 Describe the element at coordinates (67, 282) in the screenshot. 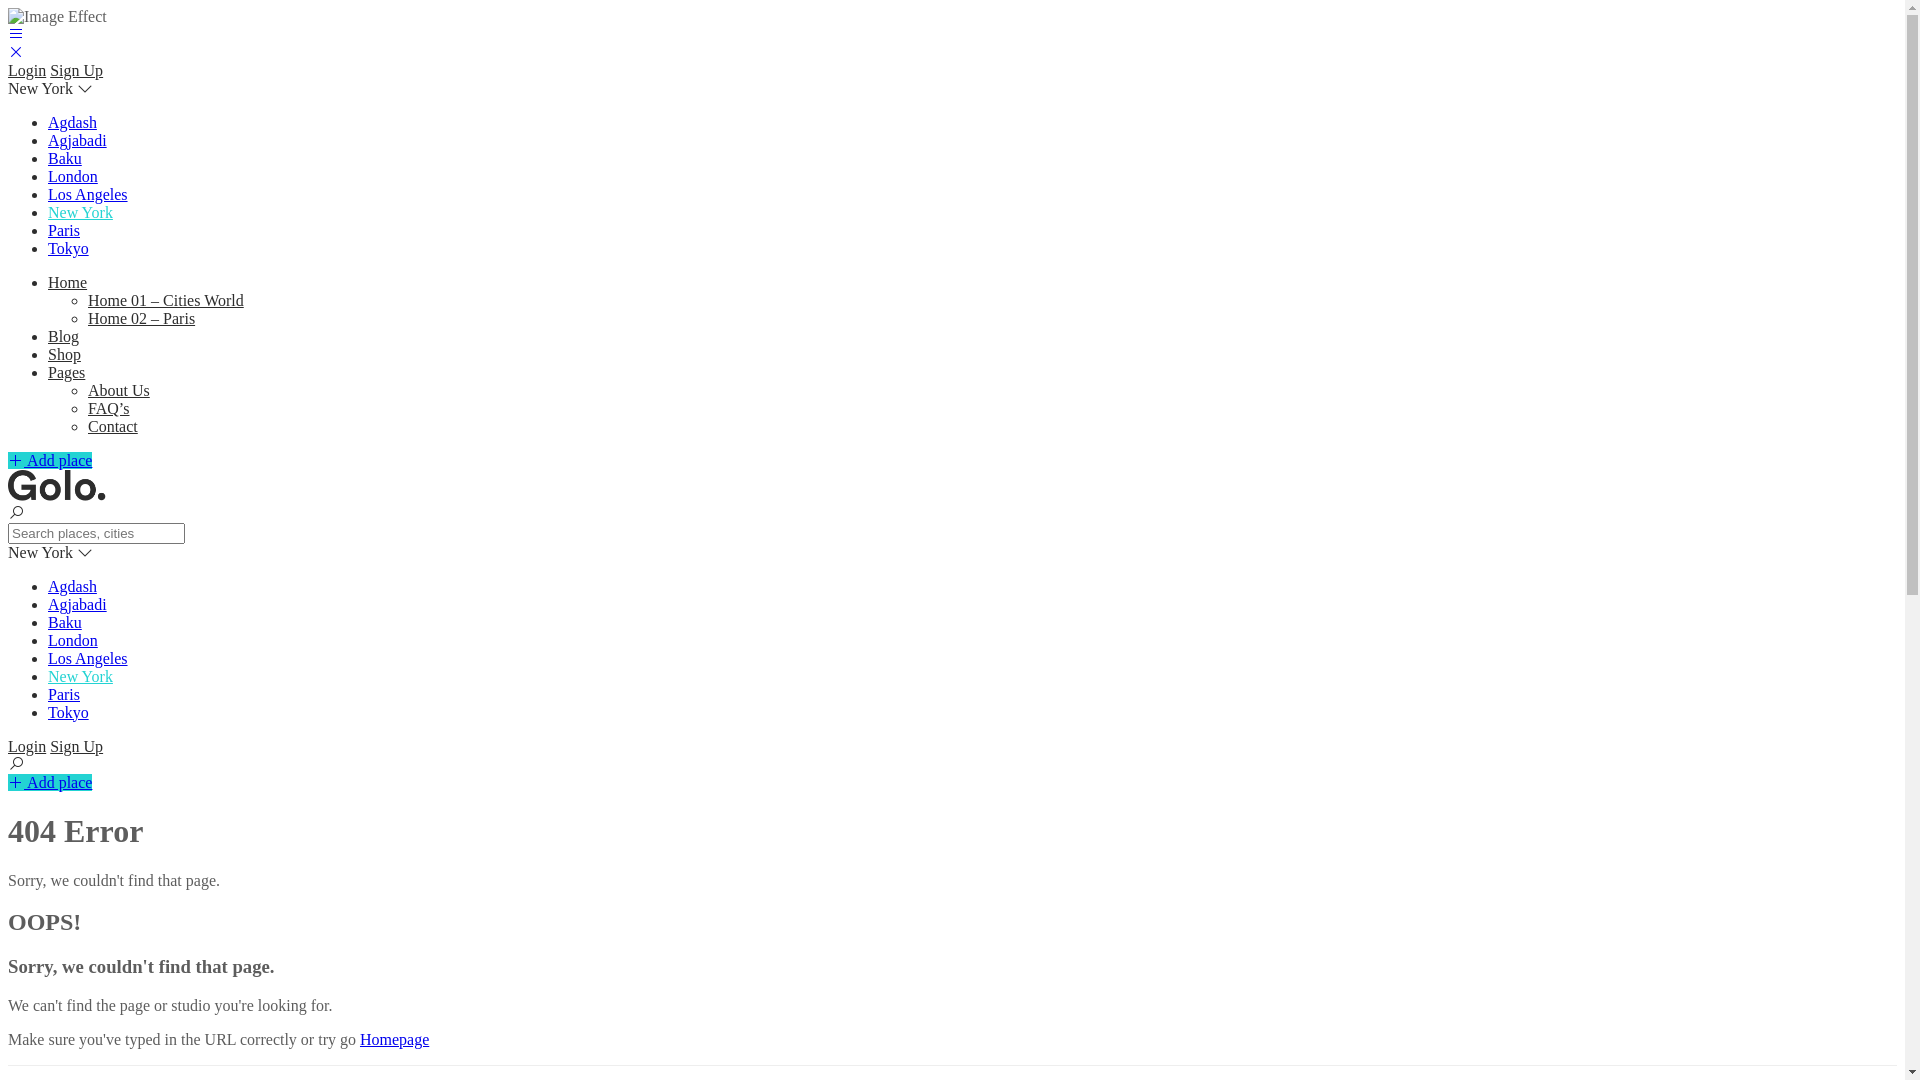

I see `'Home'` at that location.